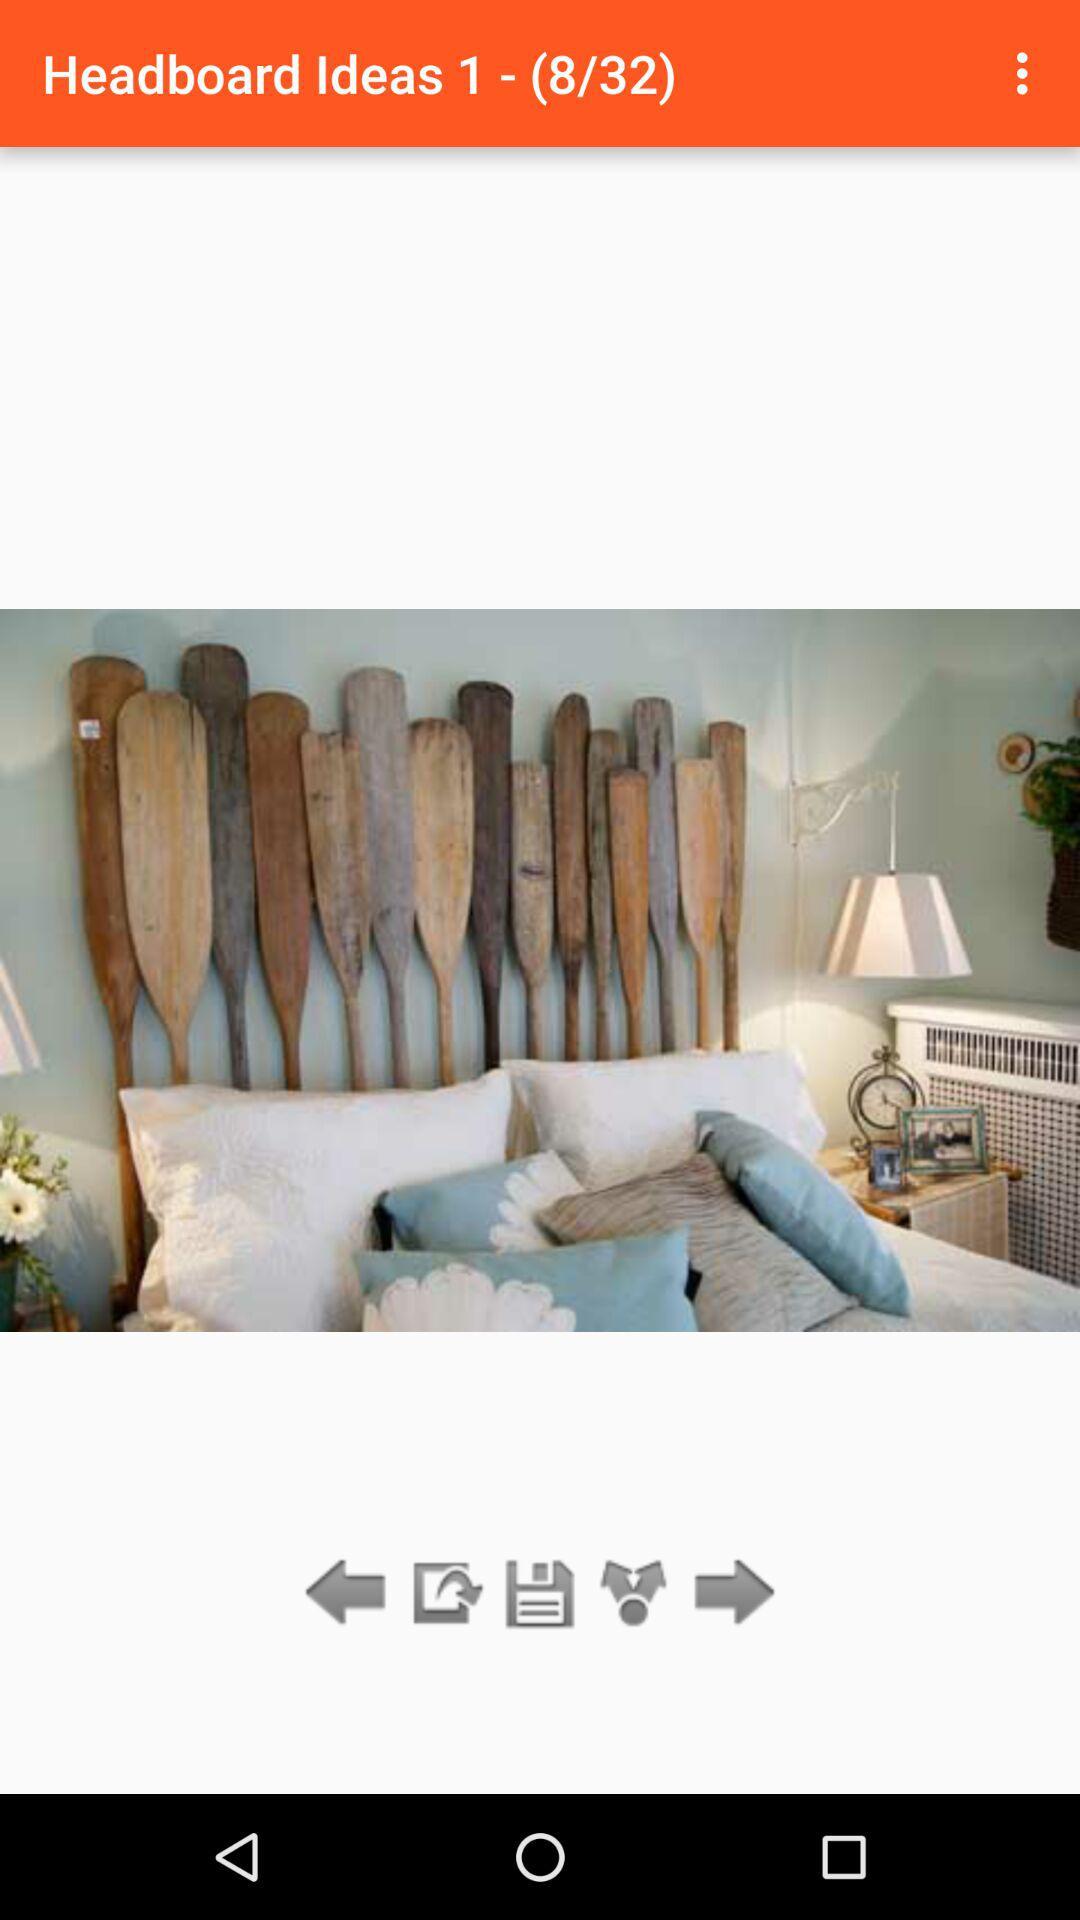  What do you see at coordinates (729, 1593) in the screenshot?
I see `the arrow_forward icon` at bounding box center [729, 1593].